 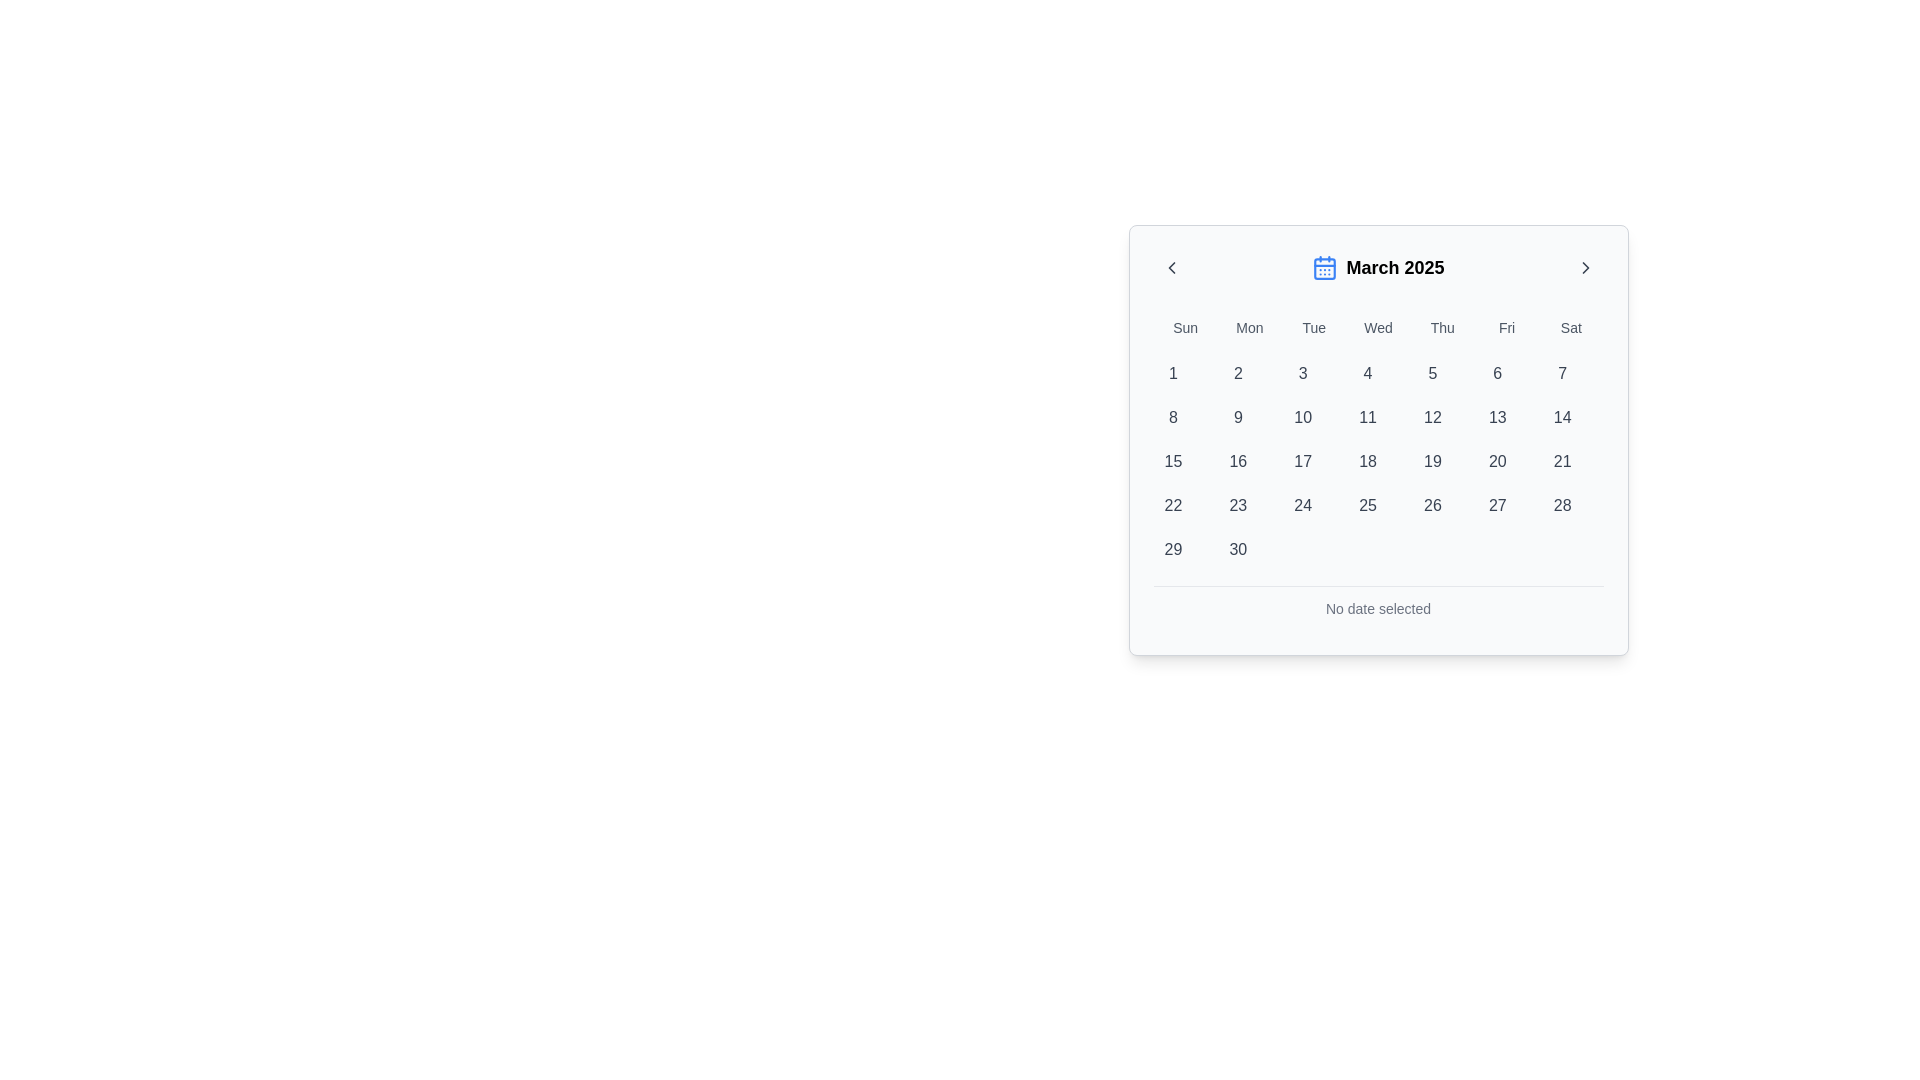 What do you see at coordinates (1237, 550) in the screenshot?
I see `the button representing the date '30' in the March 2025 calendar` at bounding box center [1237, 550].